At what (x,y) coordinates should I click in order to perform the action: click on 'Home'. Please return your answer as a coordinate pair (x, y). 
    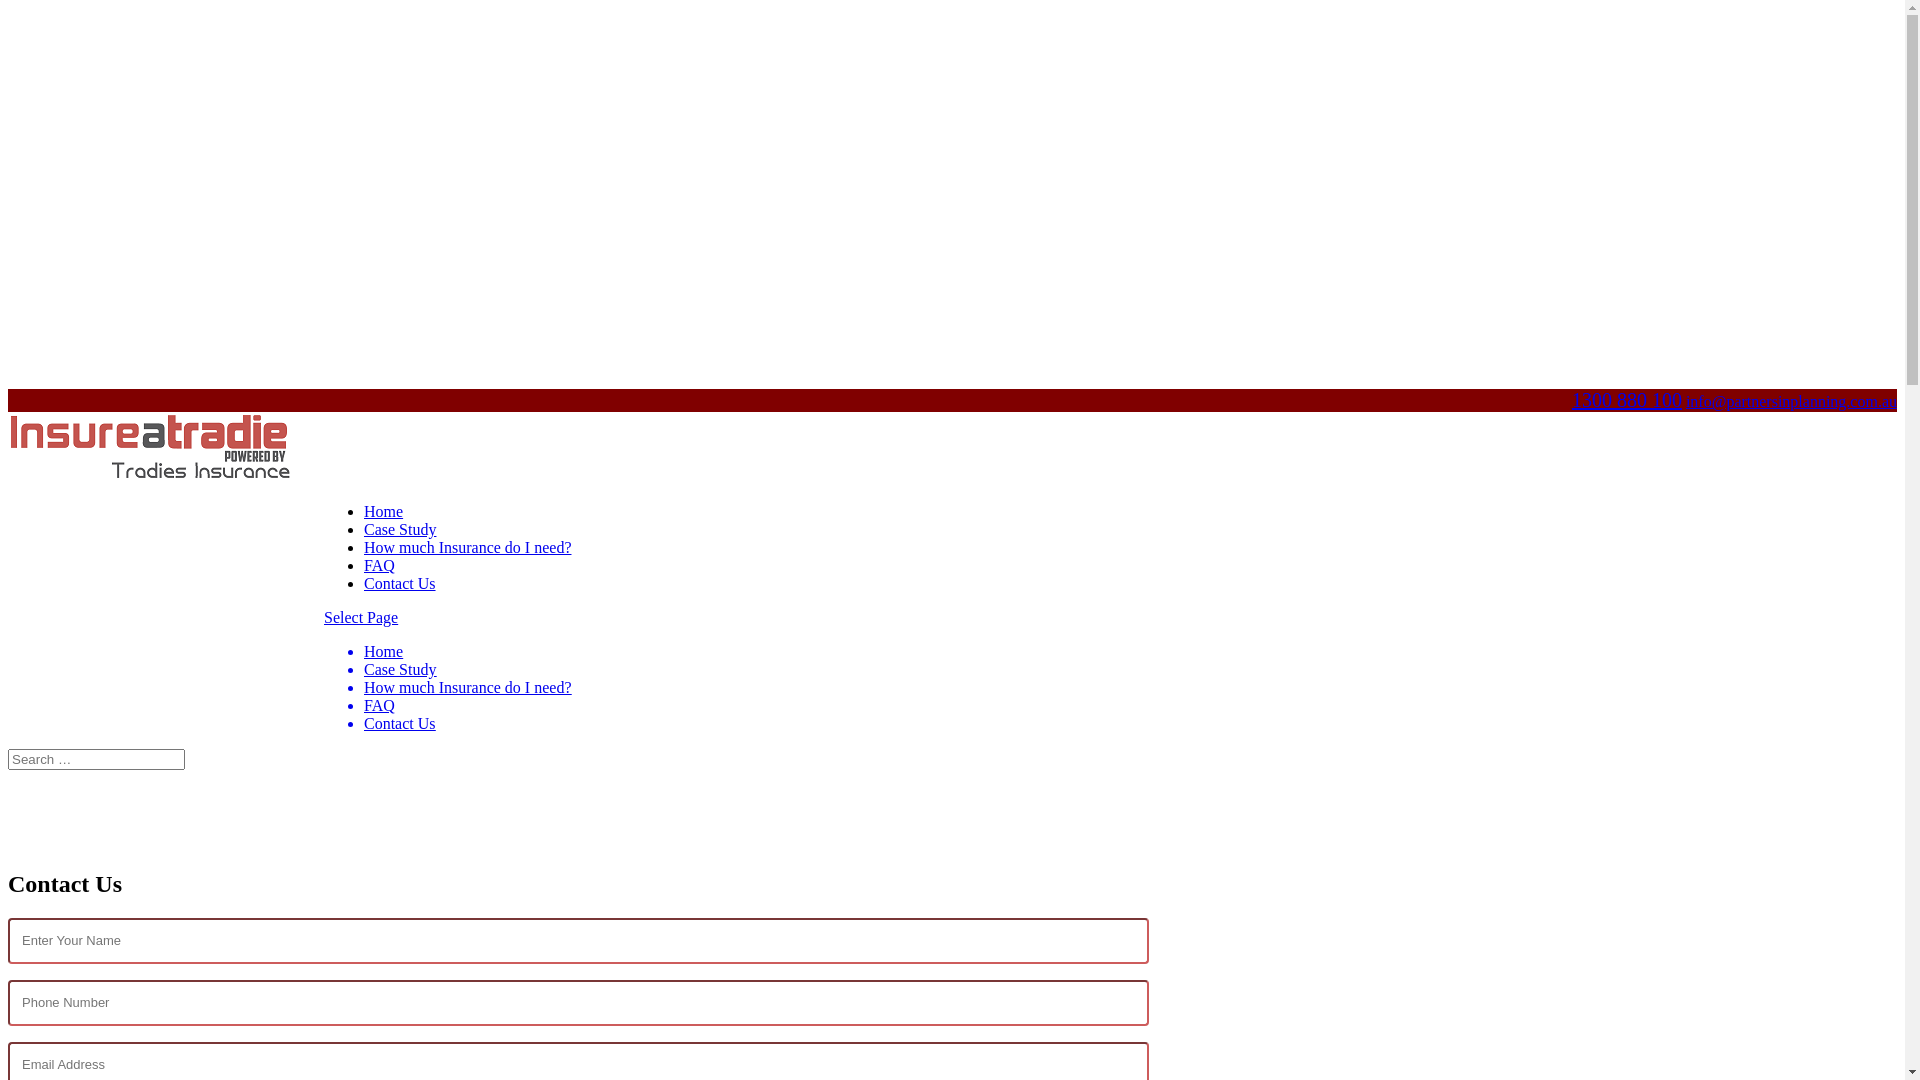
    Looking at the image, I should click on (383, 510).